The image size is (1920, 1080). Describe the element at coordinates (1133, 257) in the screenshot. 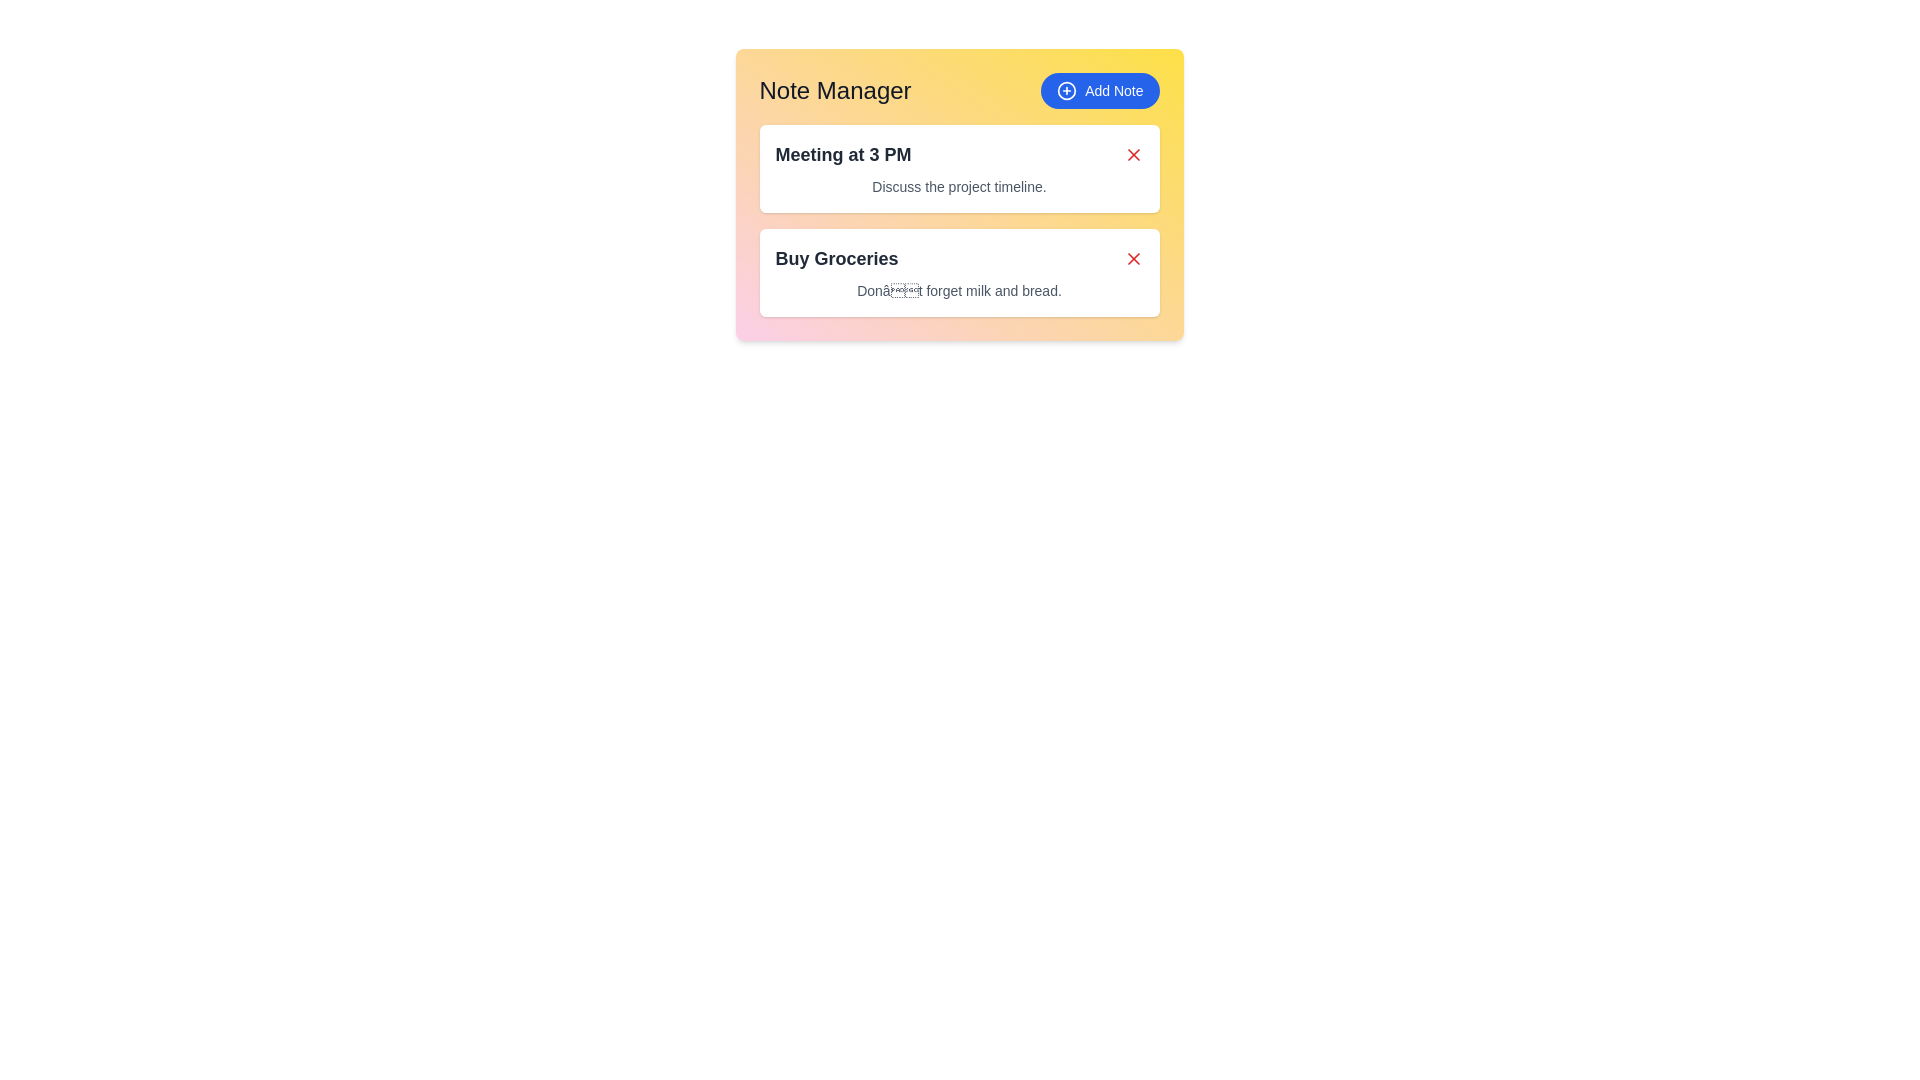

I see `the delete button for the note titled 'Buy Groceries'` at that location.